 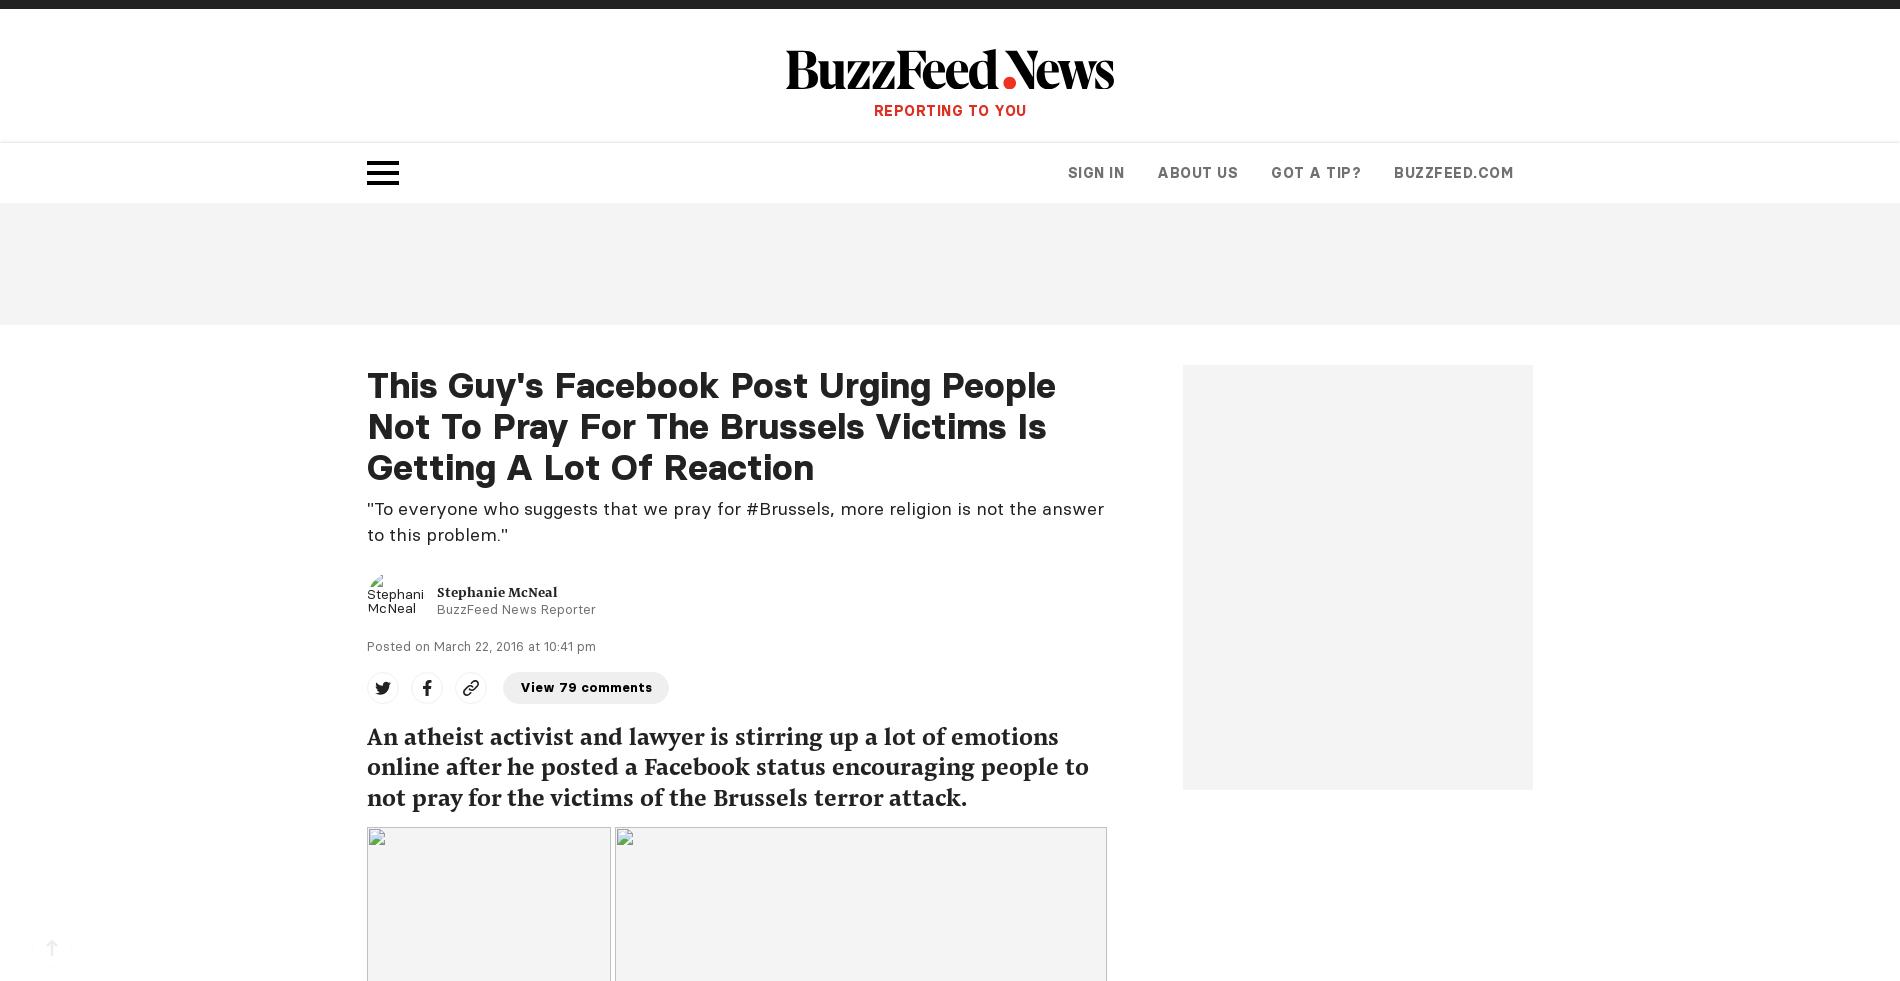 I want to click on 'BuzzFeed News Reporter', so click(x=516, y=608).